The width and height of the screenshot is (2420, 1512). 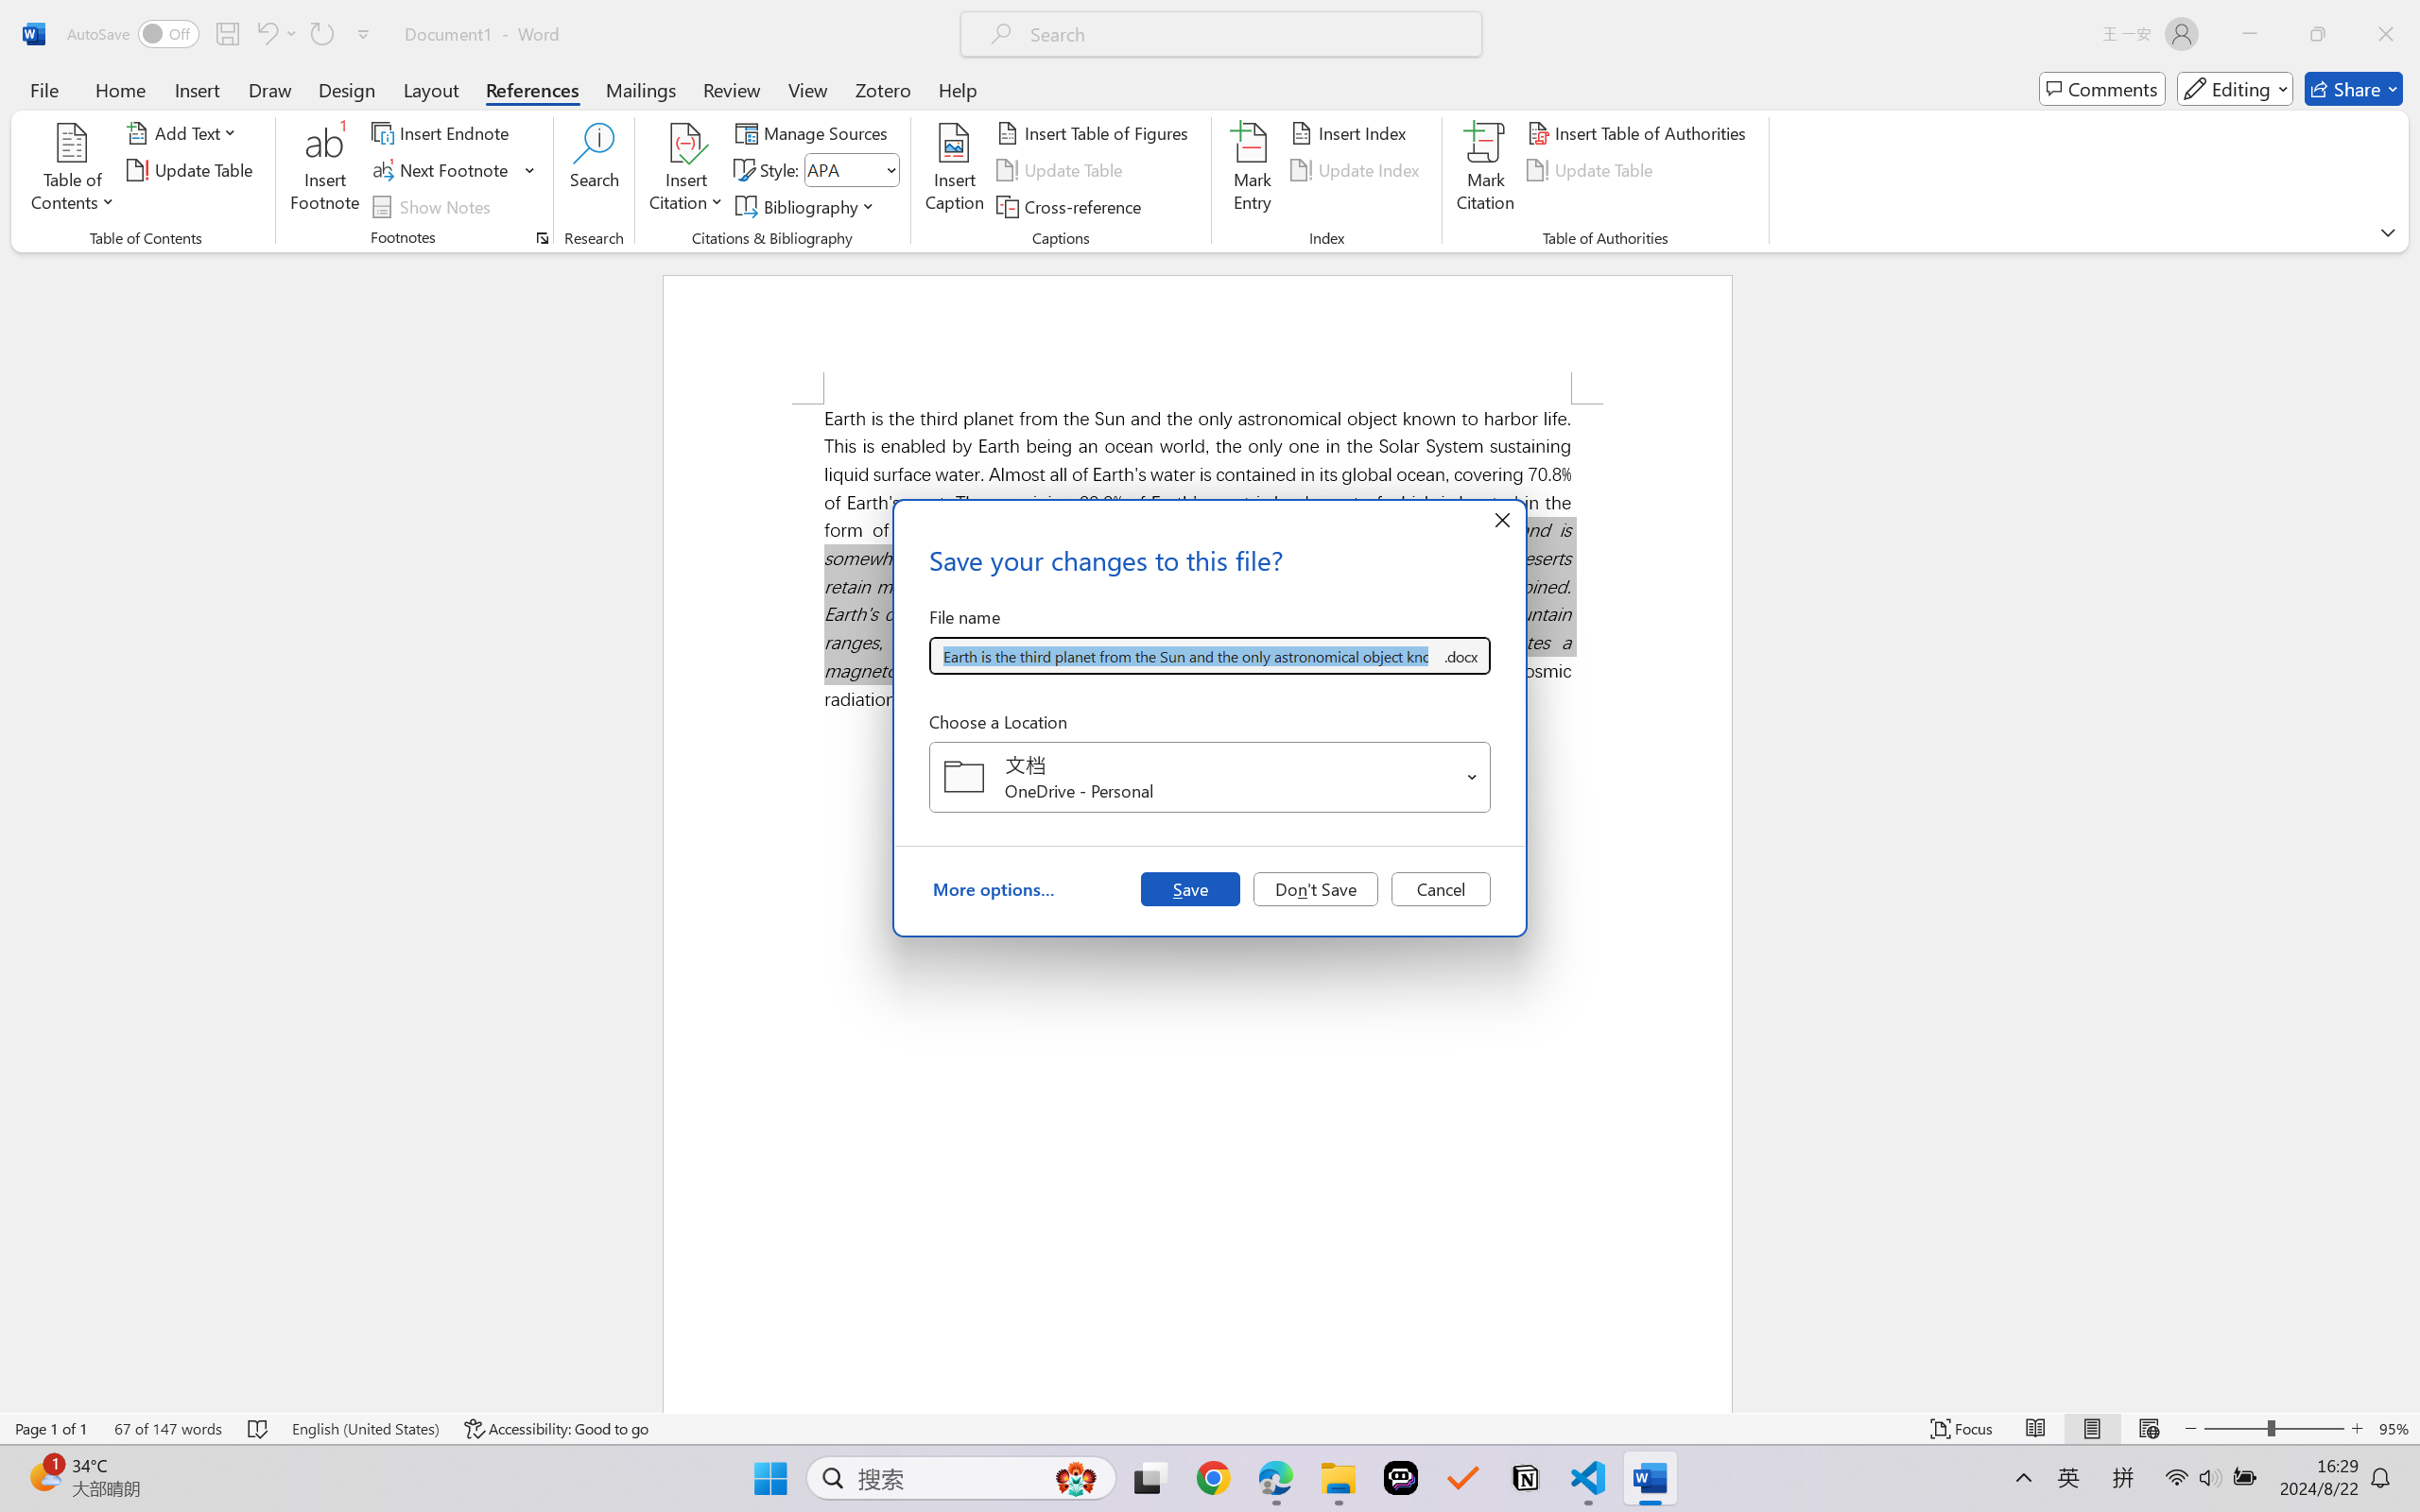 What do you see at coordinates (1440, 887) in the screenshot?
I see `'Cancel'` at bounding box center [1440, 887].